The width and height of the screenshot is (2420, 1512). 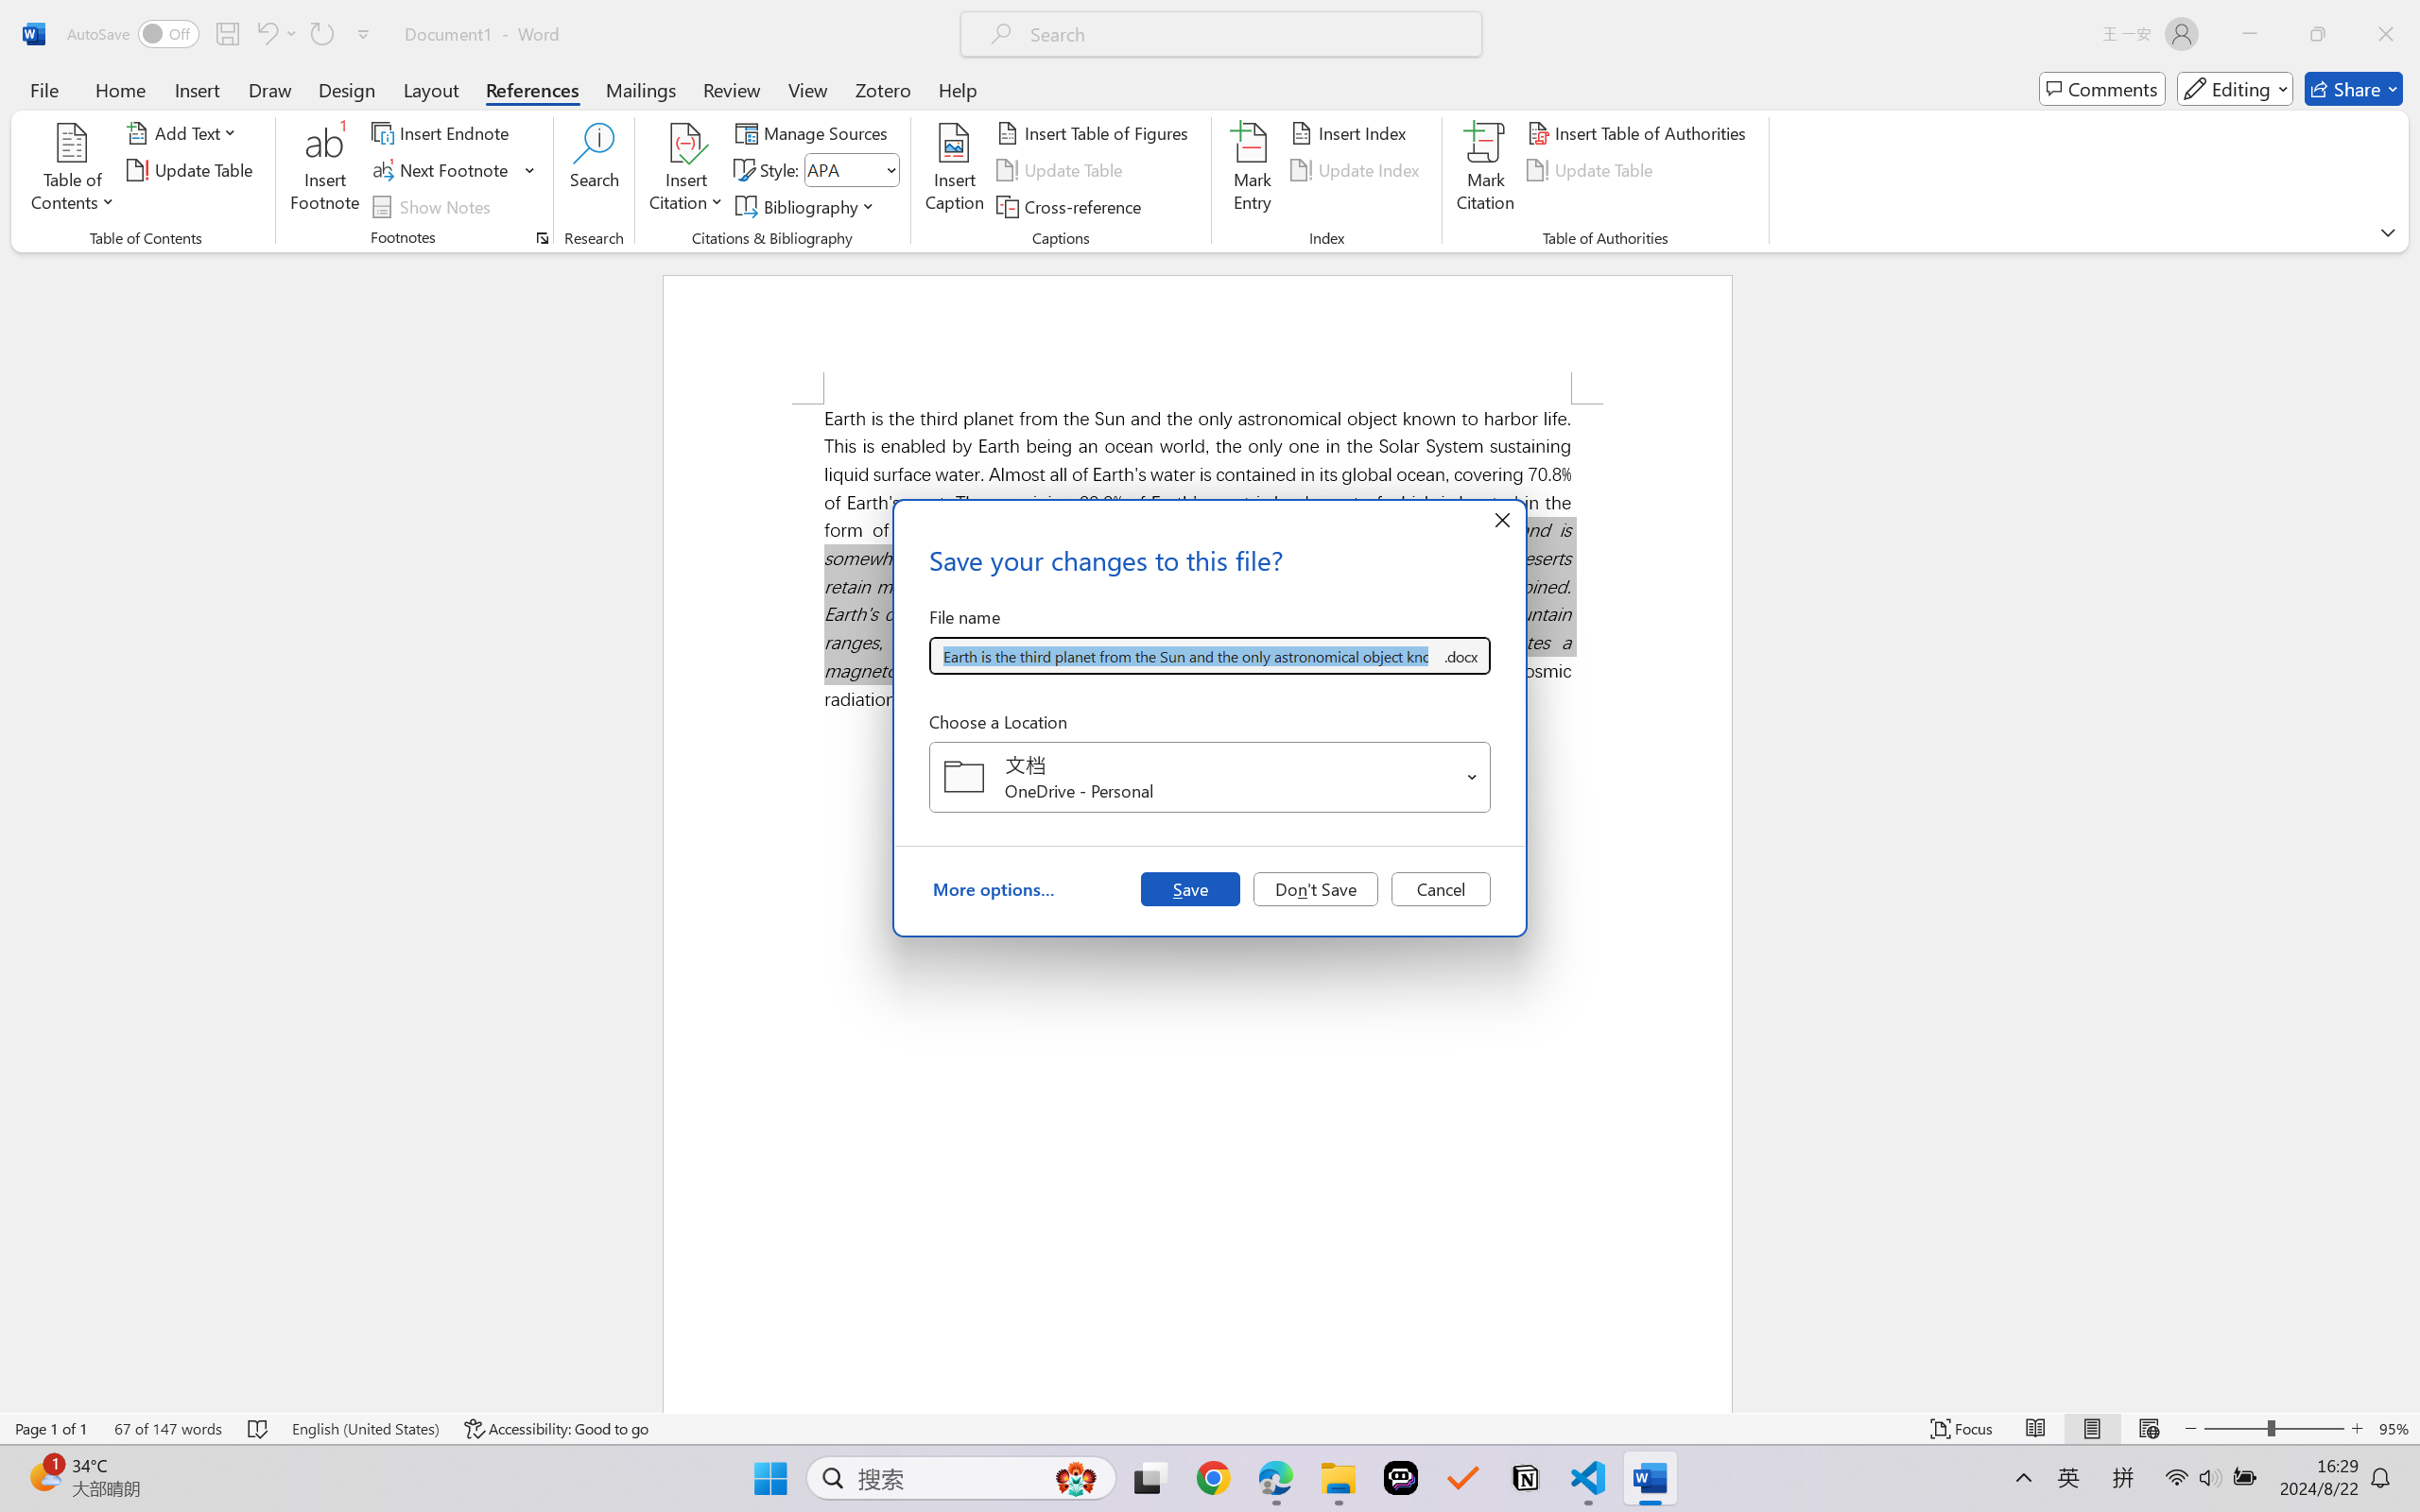 What do you see at coordinates (1440, 887) in the screenshot?
I see `'Cancel'` at bounding box center [1440, 887].